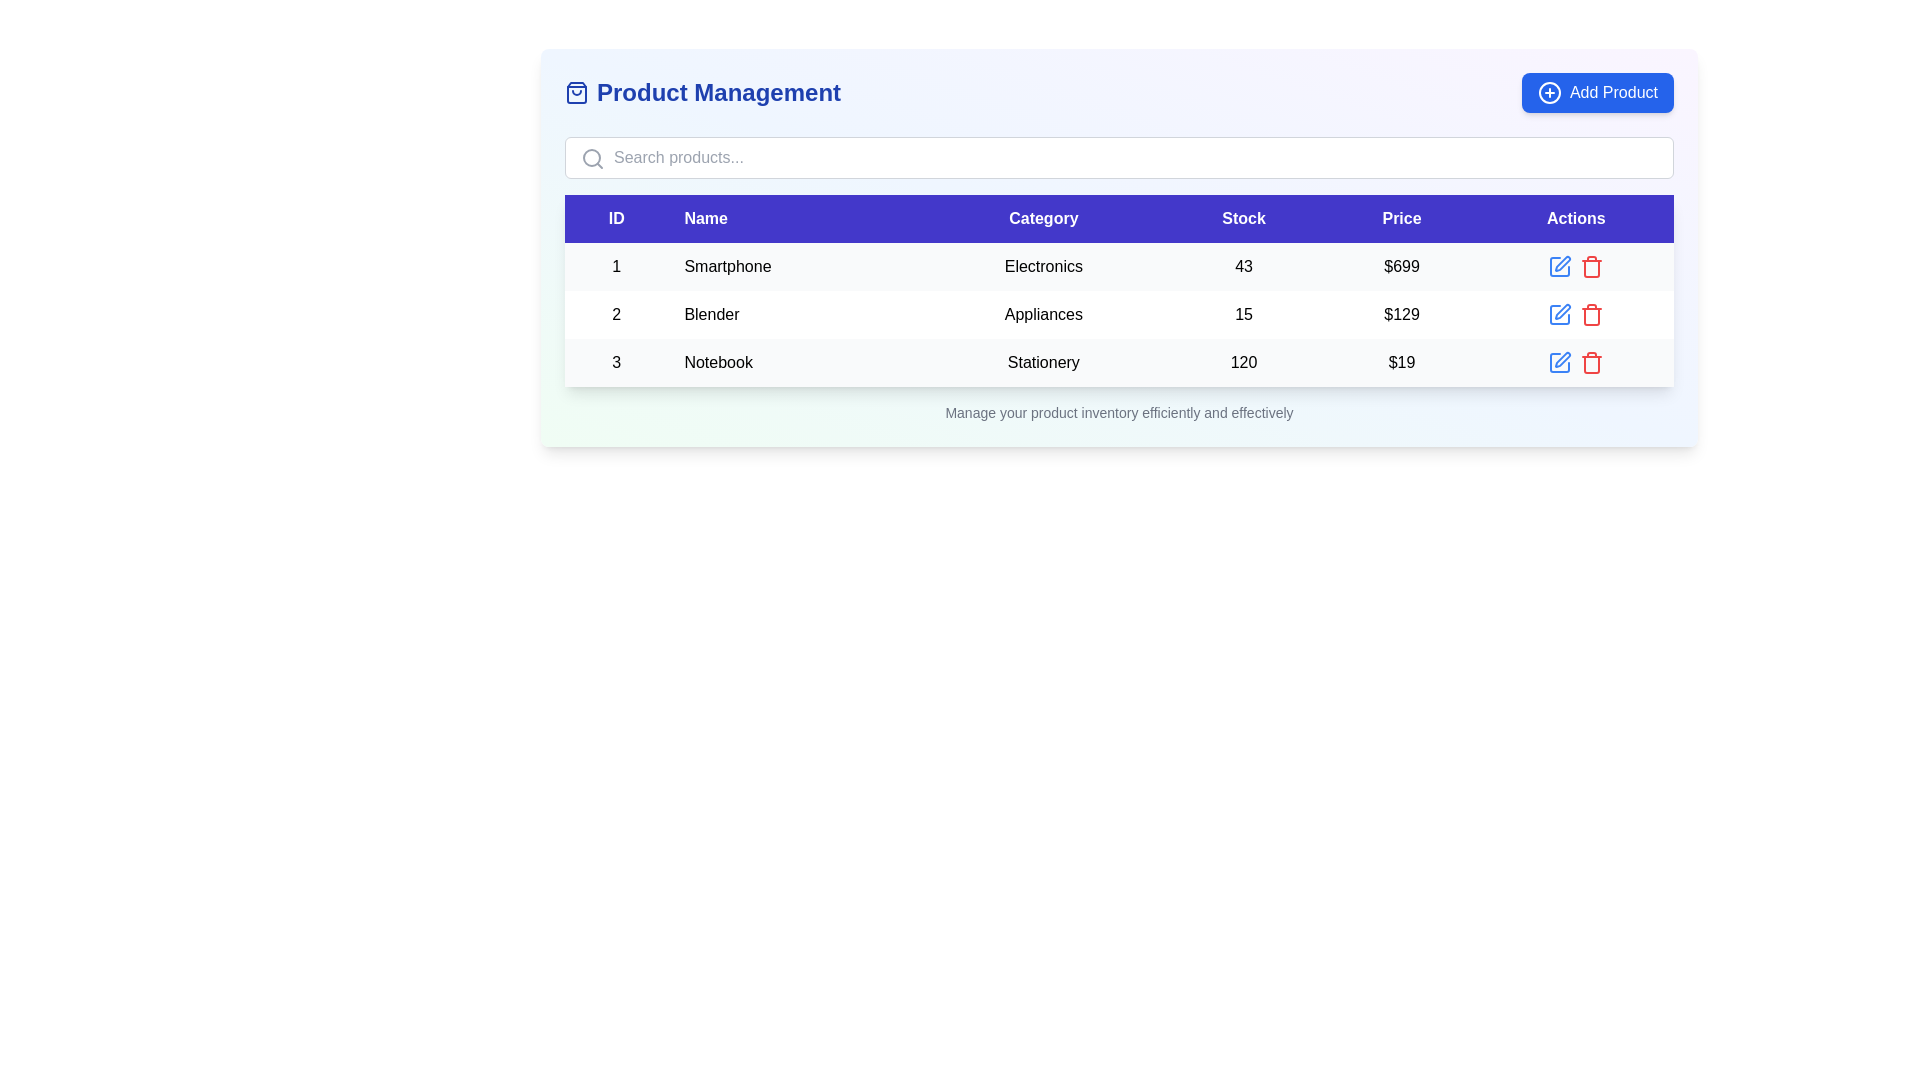 The height and width of the screenshot is (1080, 1920). I want to click on the 'ID' column header in the table, so click(615, 219).